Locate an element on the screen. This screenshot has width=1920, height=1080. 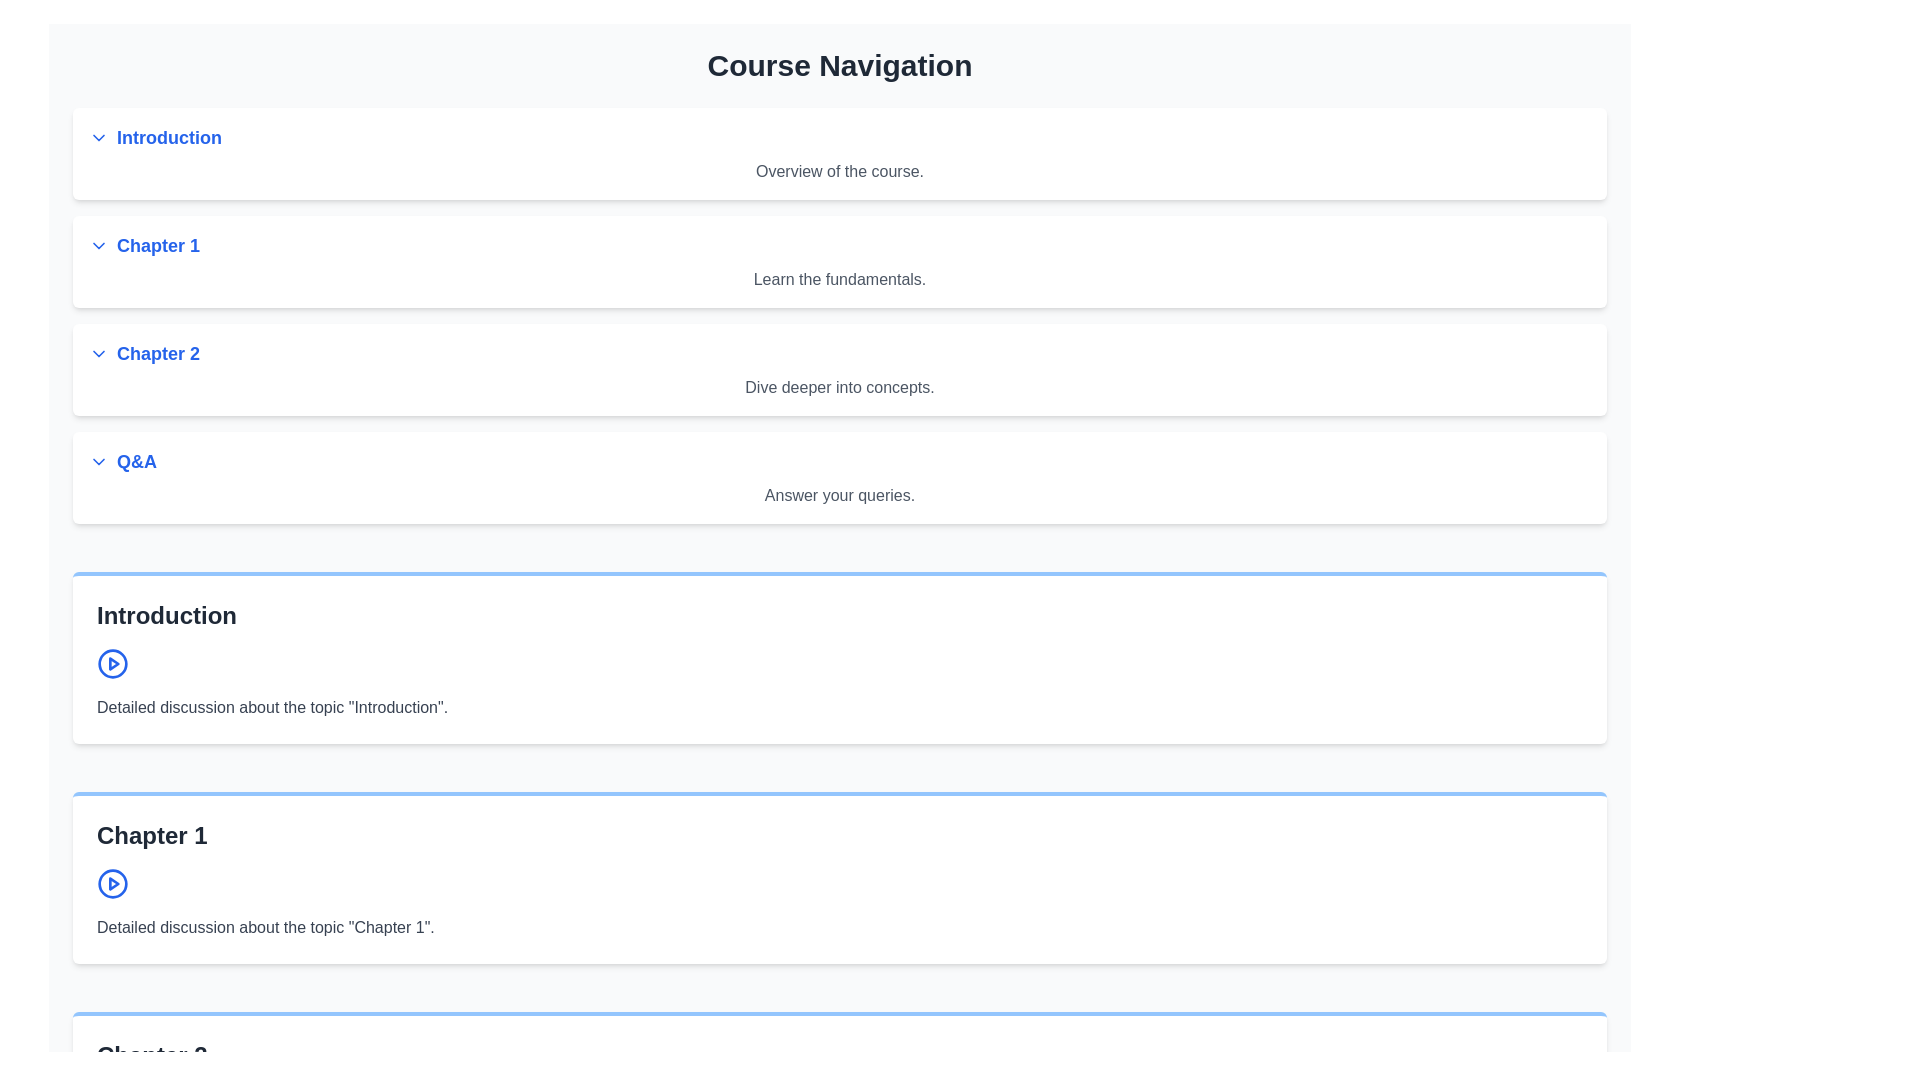
the 'Q&A' text link, which is styled in blue and bold, located under 'Chapter 2' in the navigation list is located at coordinates (136, 462).